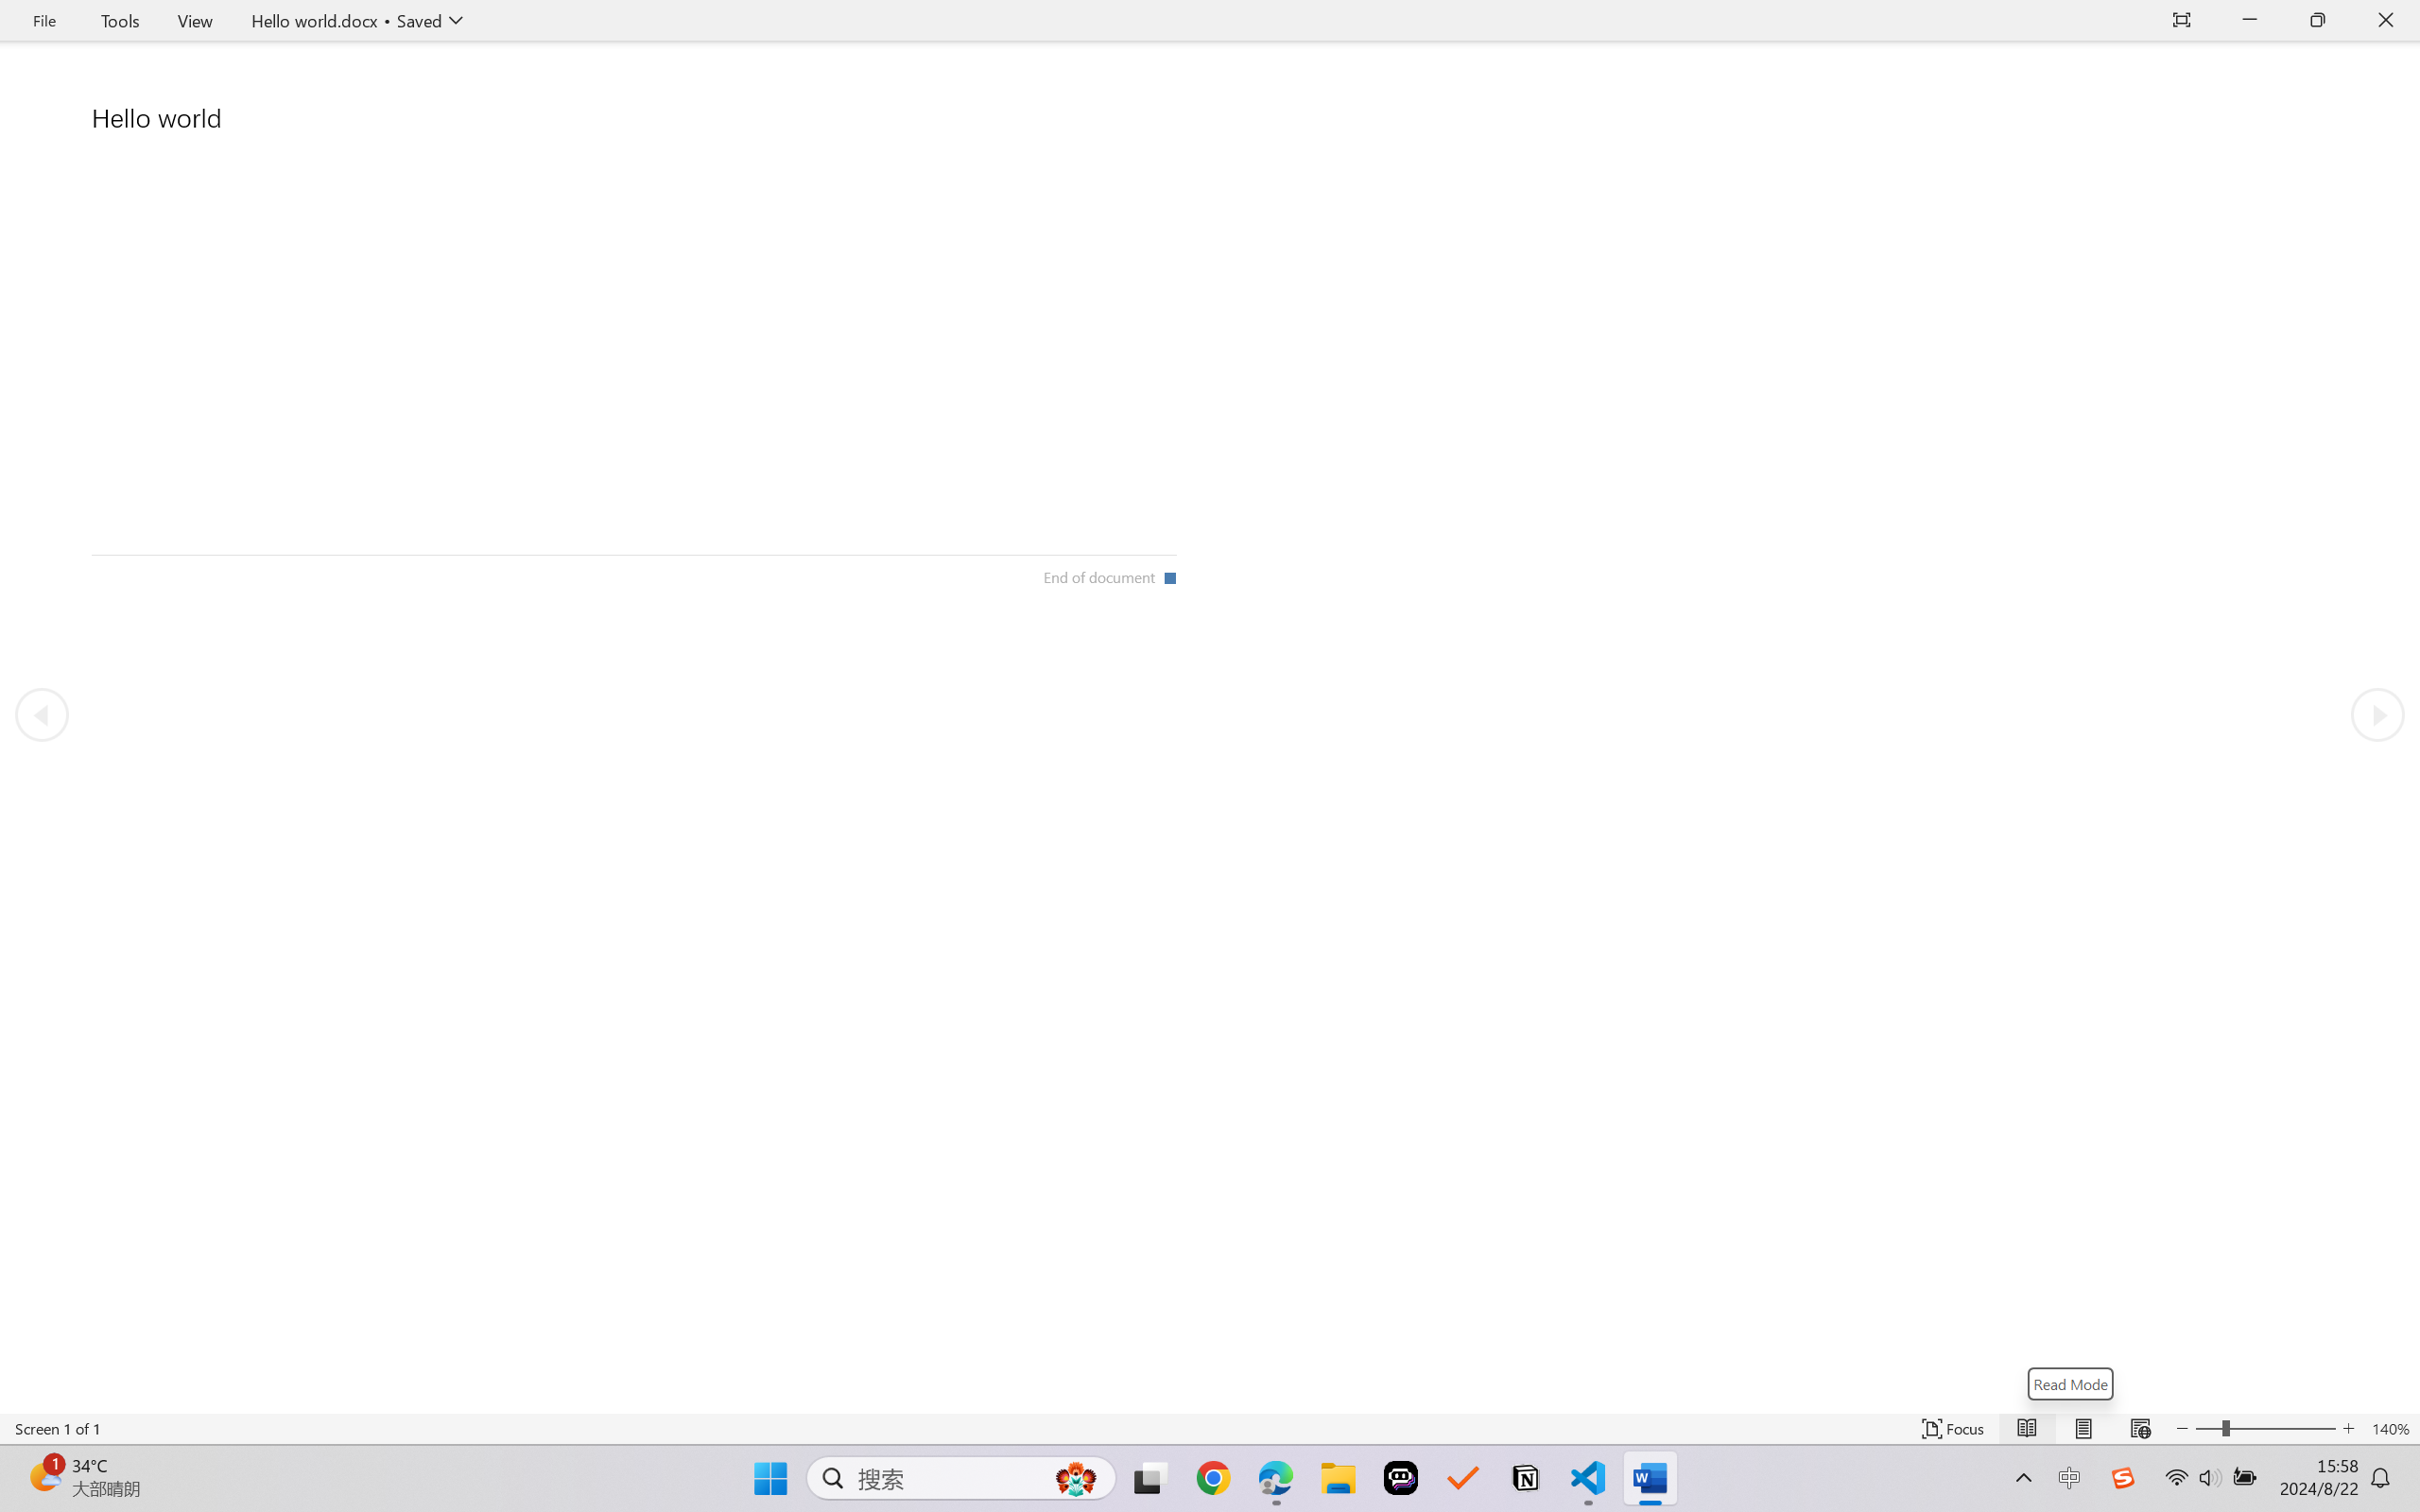 Image resolution: width=2420 pixels, height=1512 pixels. I want to click on 'Restore Down', so click(2318, 20).